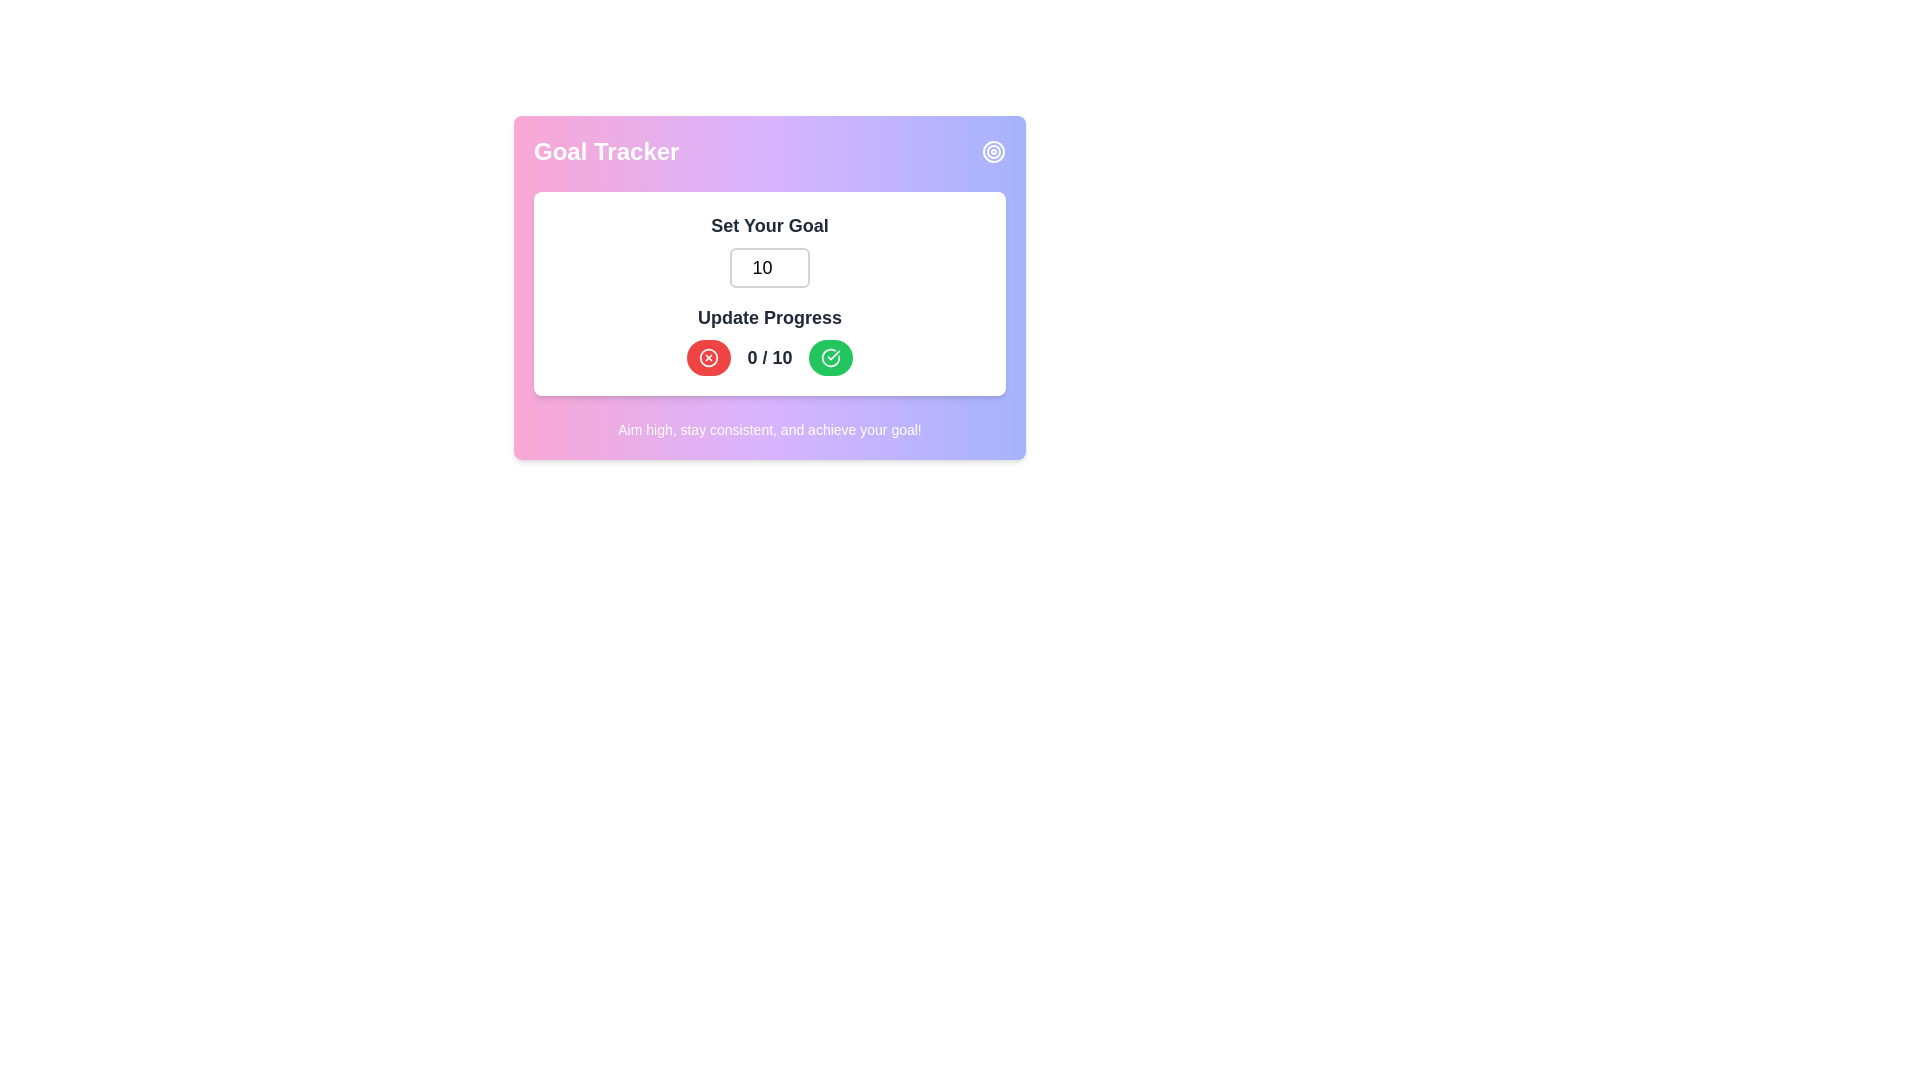 The height and width of the screenshot is (1080, 1920). Describe the element at coordinates (768, 357) in the screenshot. I see `the text display that shows the user's progress, specifically indicating '0 / 10', located between the red decrease button and the green increase button in the 'Update Progress' section of the card interface` at that location.